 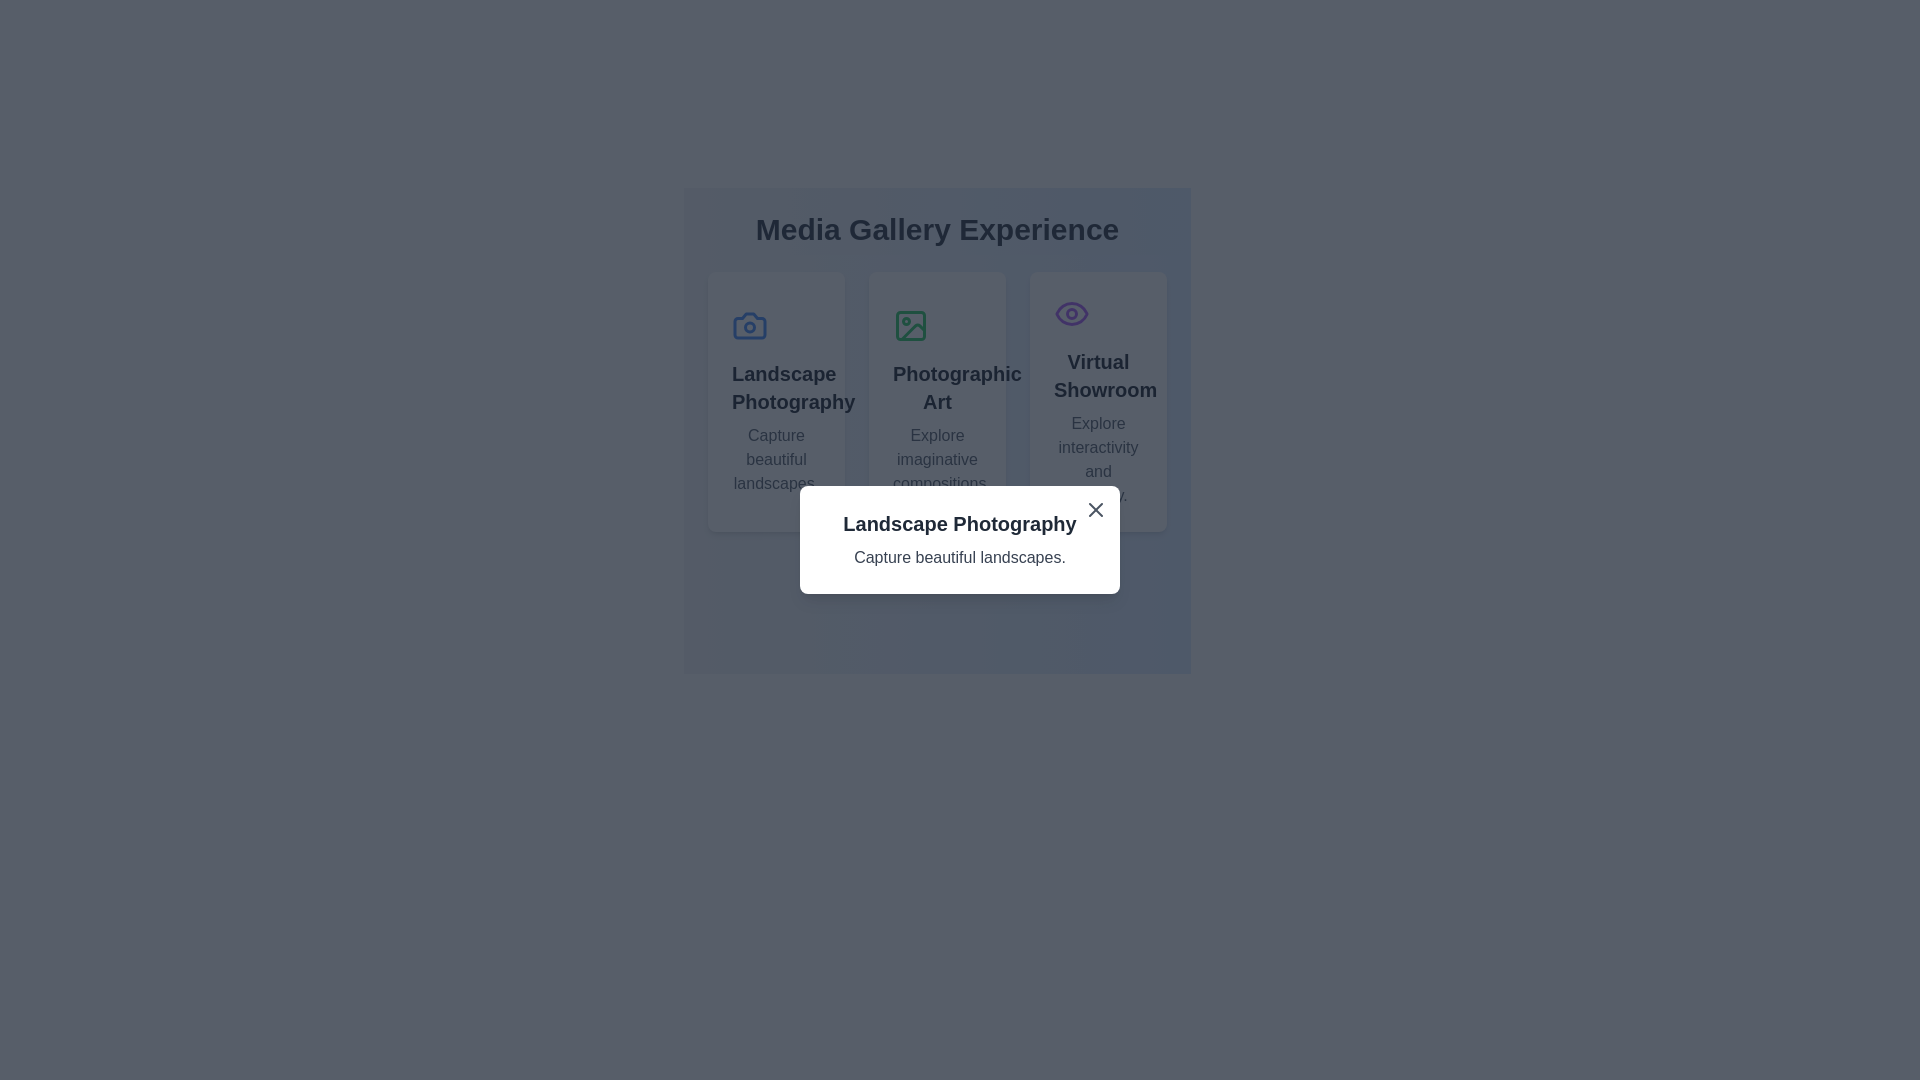 I want to click on the interactive card, so click(x=936, y=401).